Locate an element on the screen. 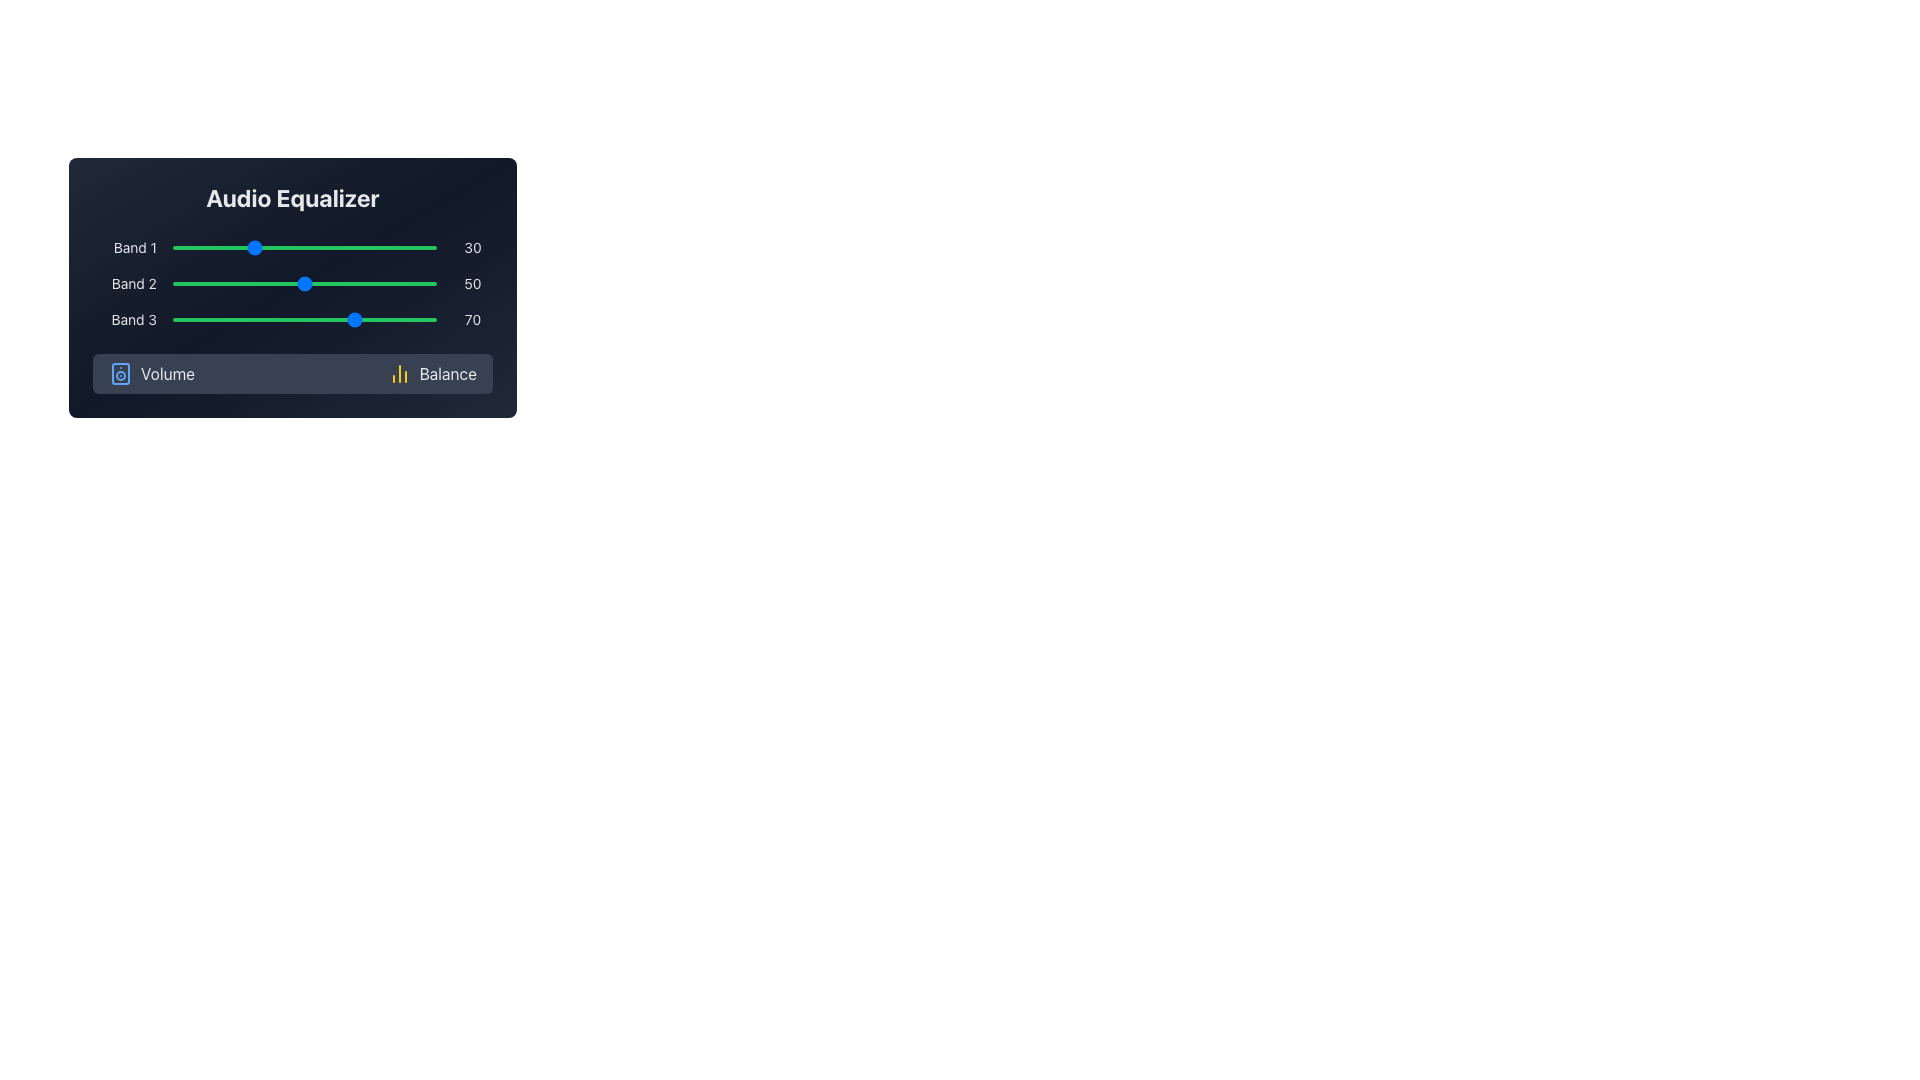  the frequency slider is located at coordinates (290, 284).